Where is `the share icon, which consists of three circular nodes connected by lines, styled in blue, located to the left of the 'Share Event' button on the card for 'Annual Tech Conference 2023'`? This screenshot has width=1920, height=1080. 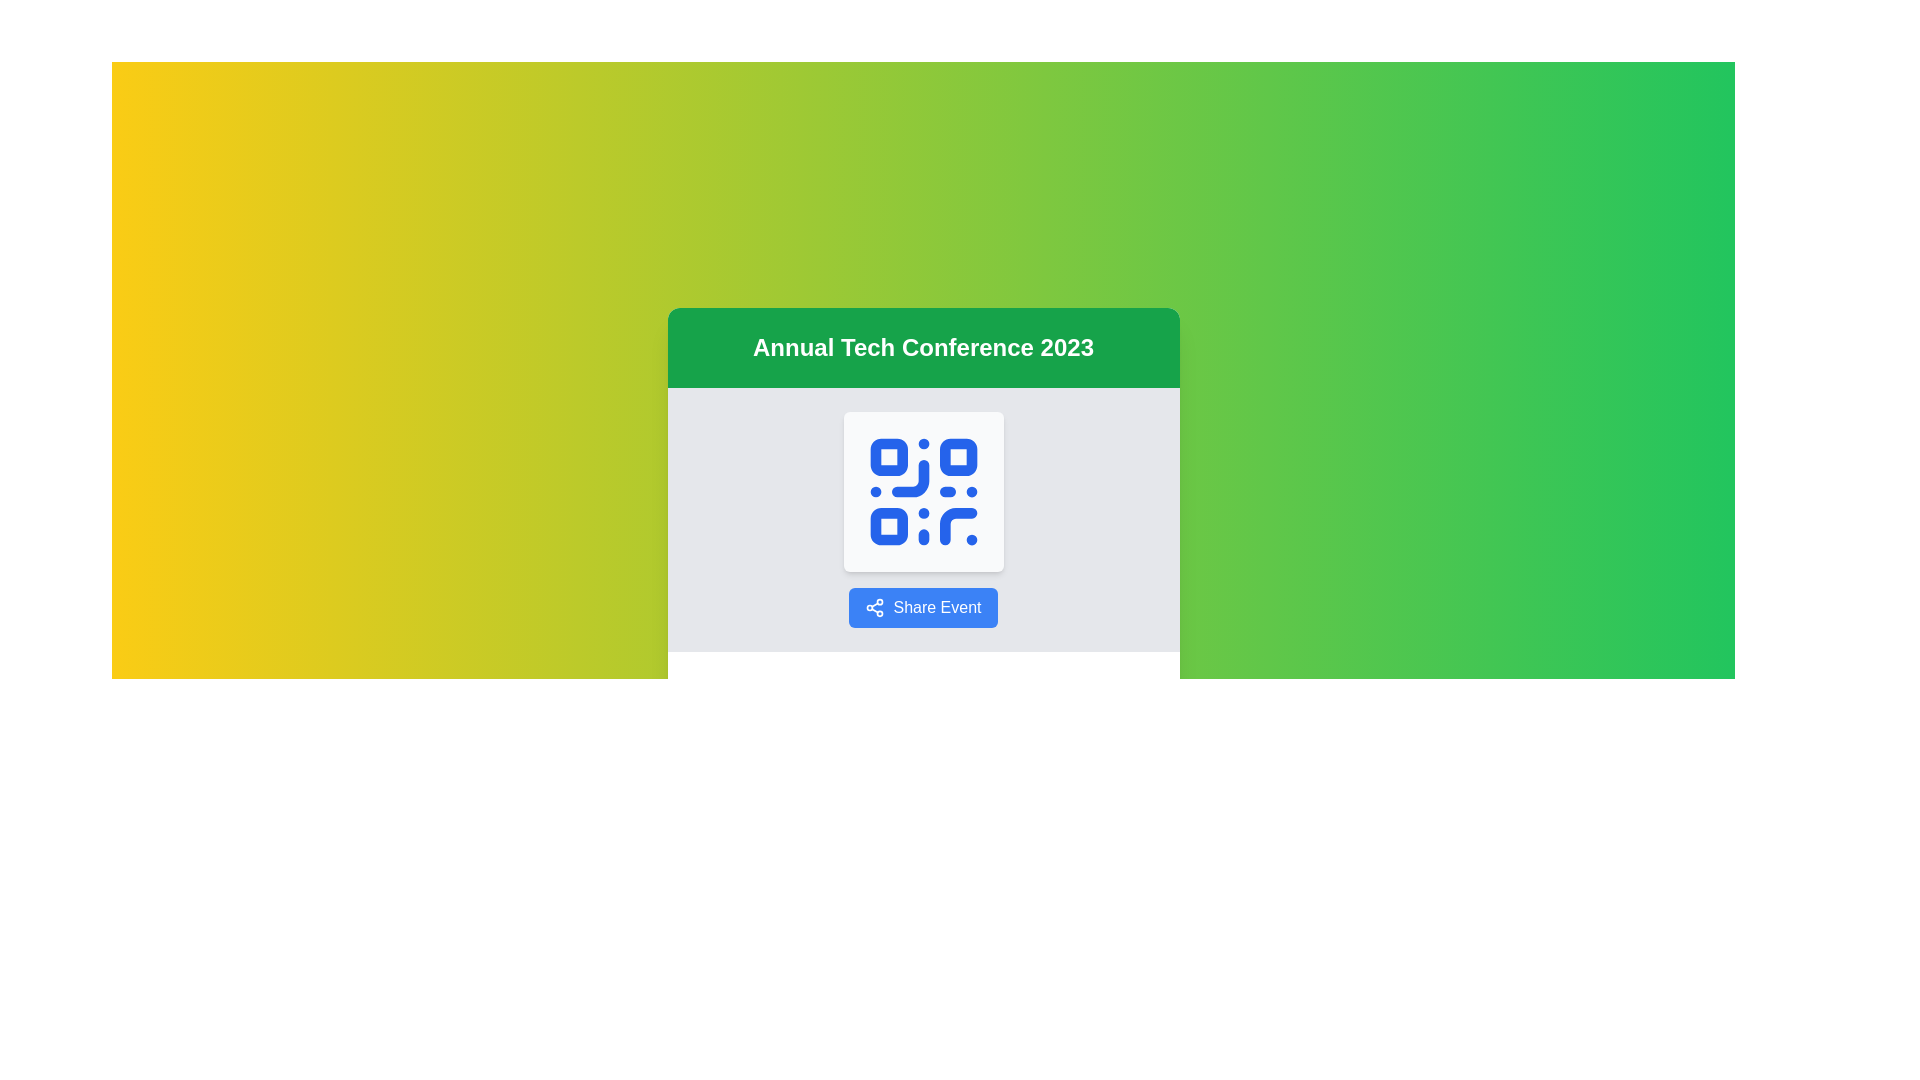
the share icon, which consists of three circular nodes connected by lines, styled in blue, located to the left of the 'Share Event' button on the card for 'Annual Tech Conference 2023' is located at coordinates (875, 607).